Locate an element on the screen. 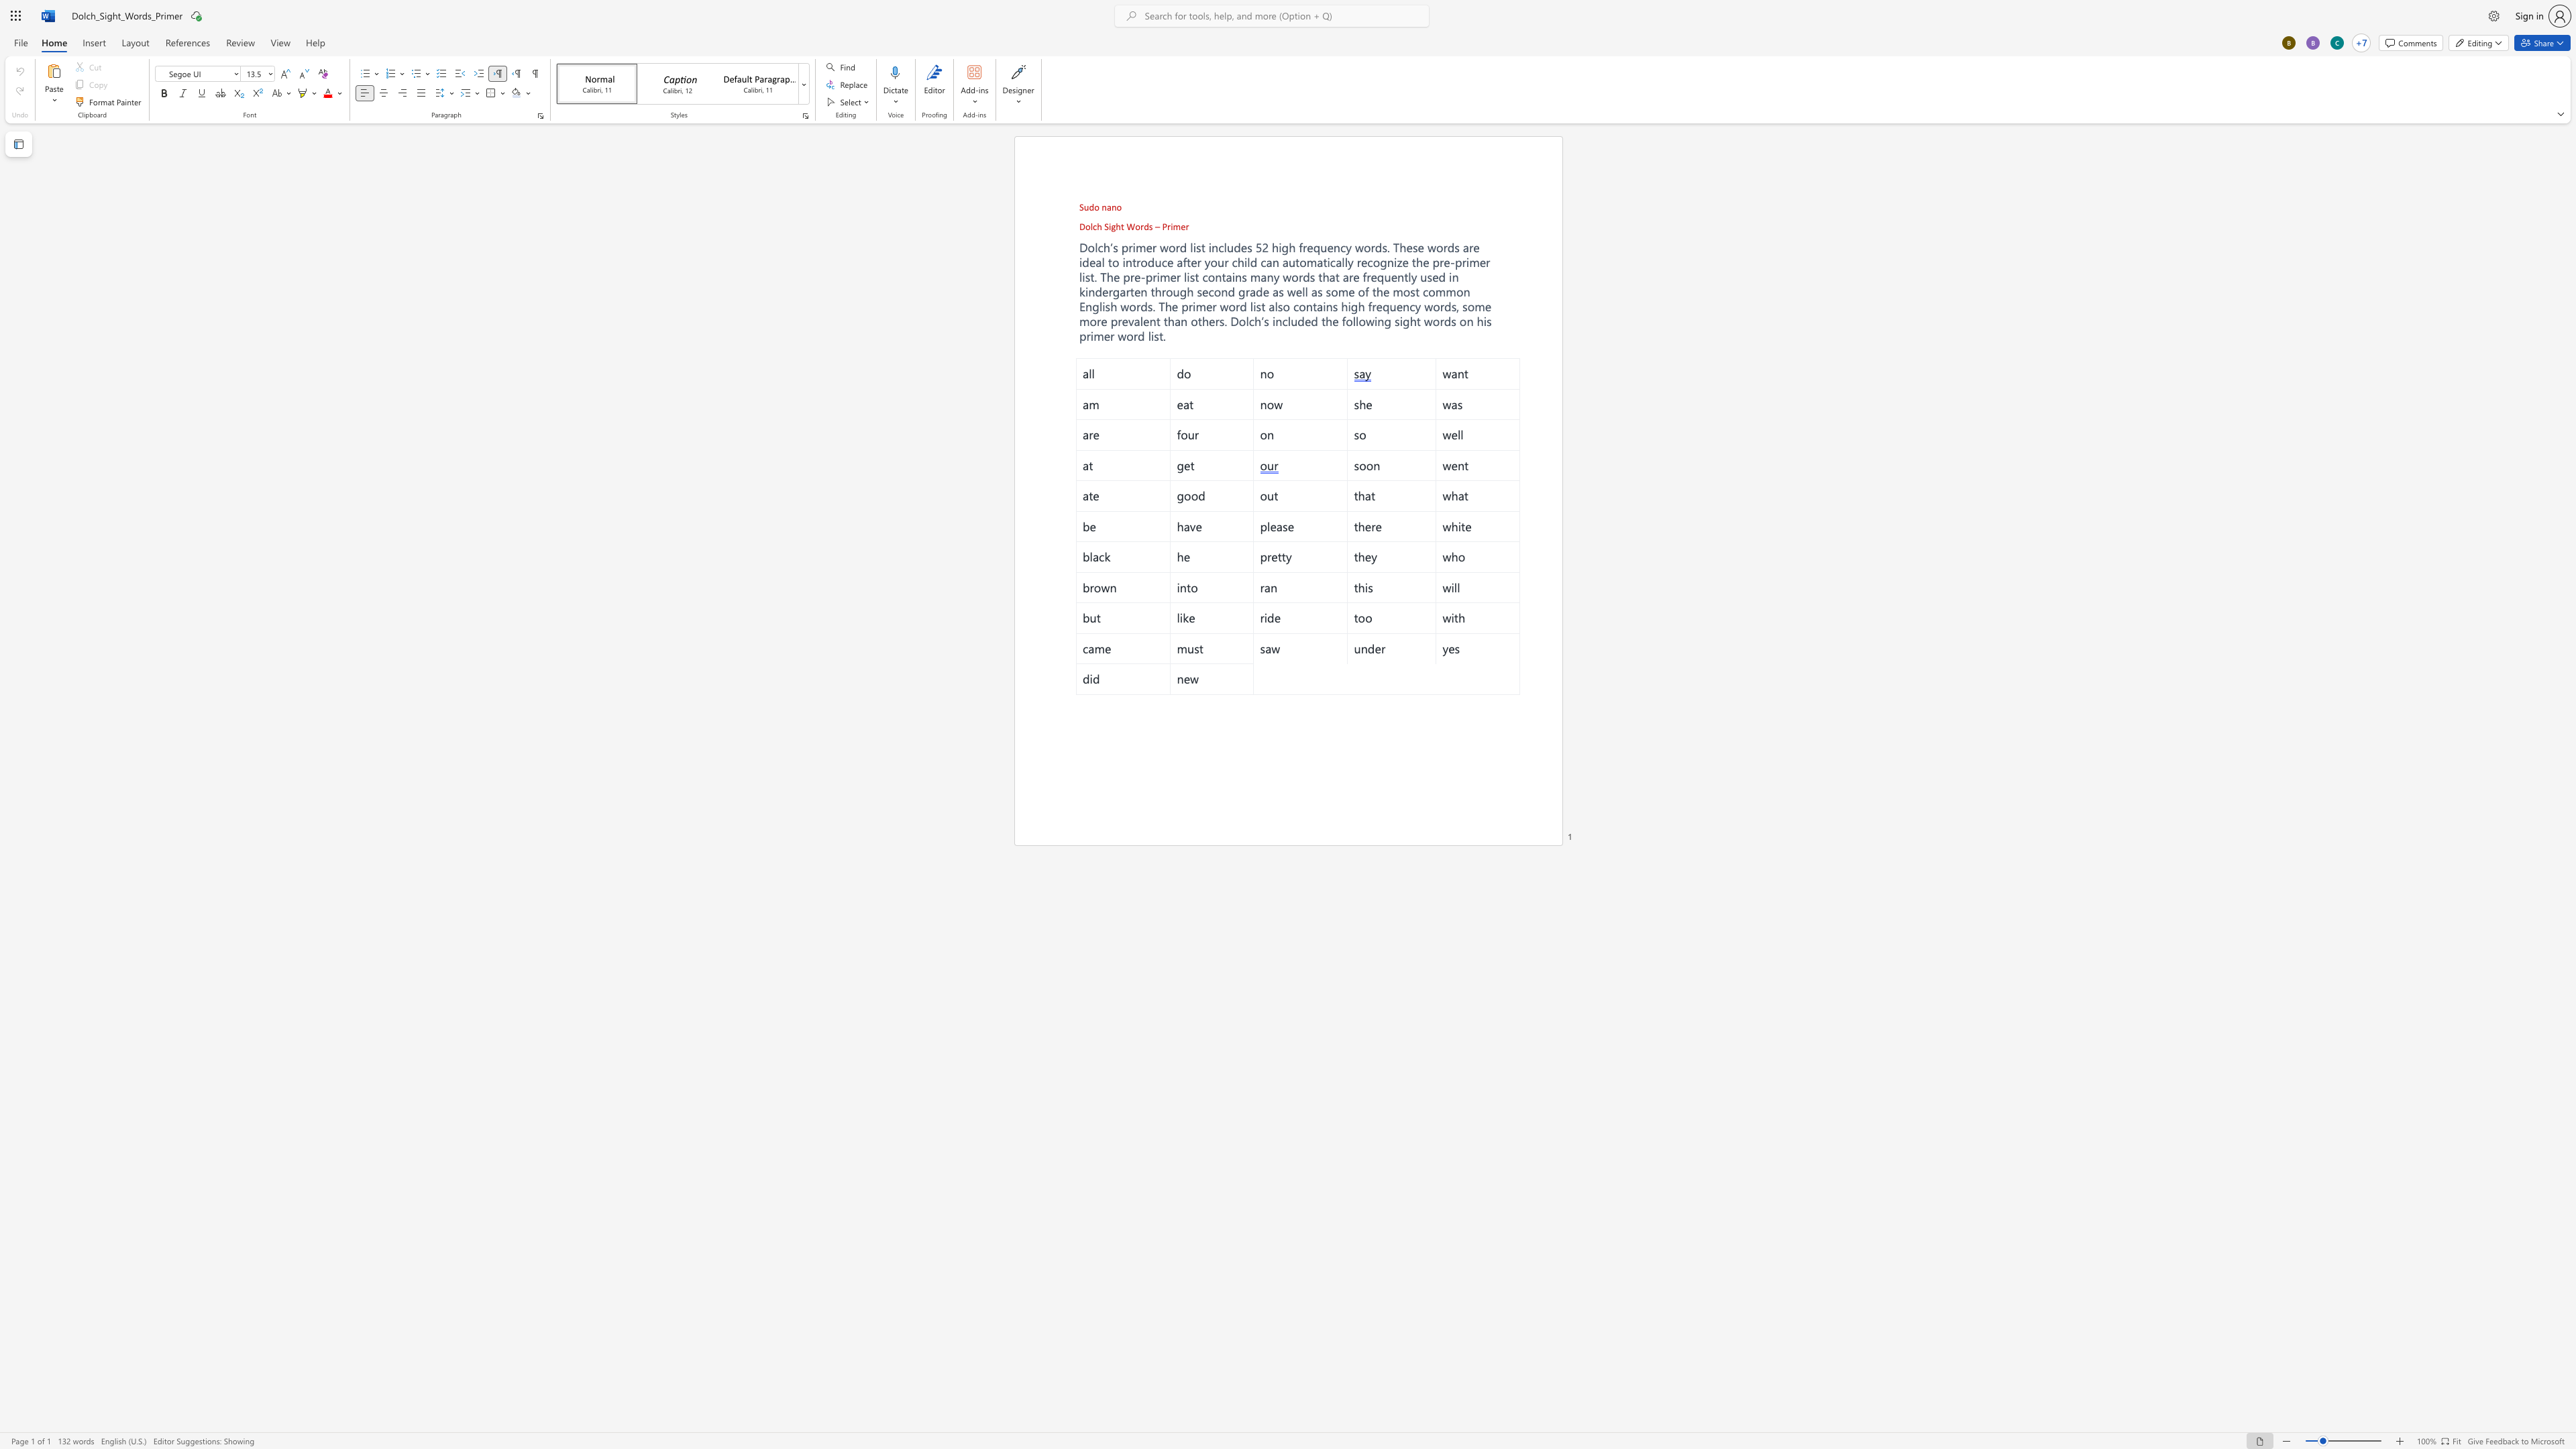  the 5th character "r" in the text is located at coordinates (1137, 307).